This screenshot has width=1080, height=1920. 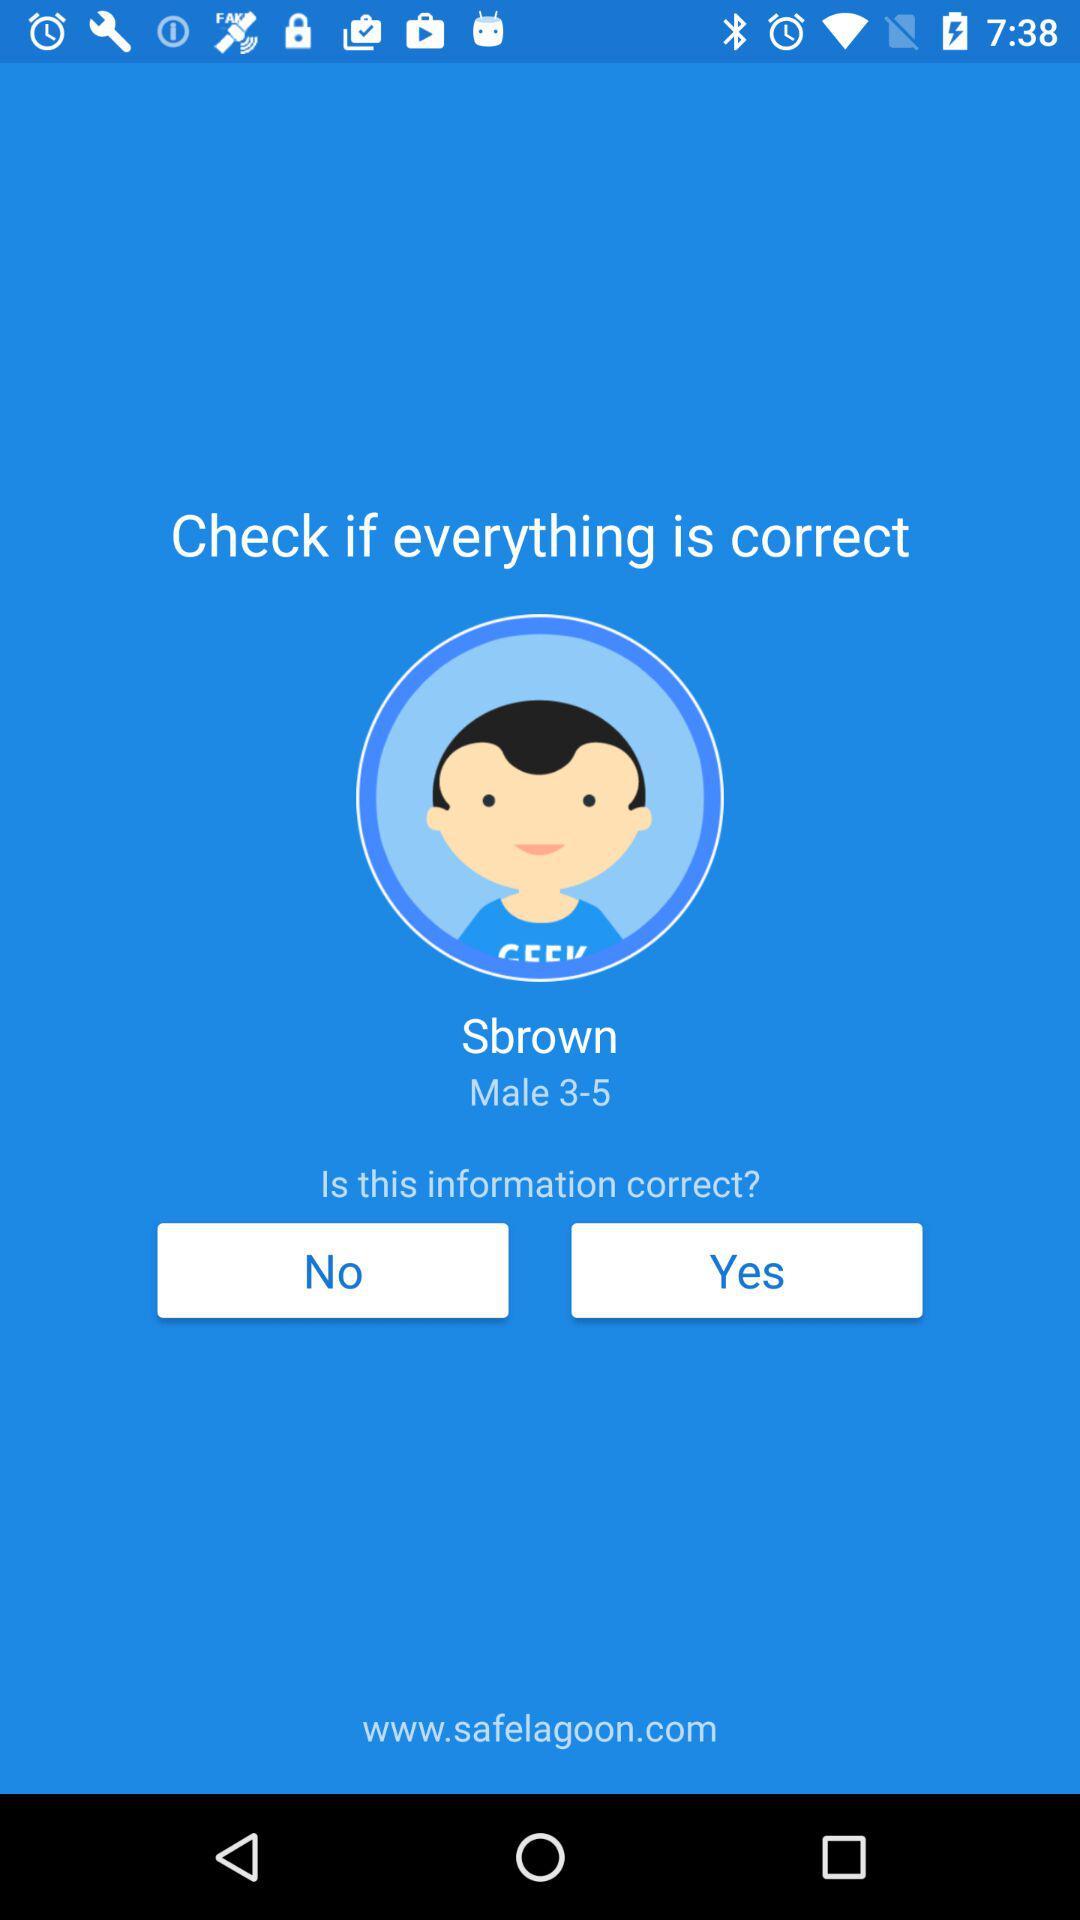 I want to click on item next to no, so click(x=747, y=1269).